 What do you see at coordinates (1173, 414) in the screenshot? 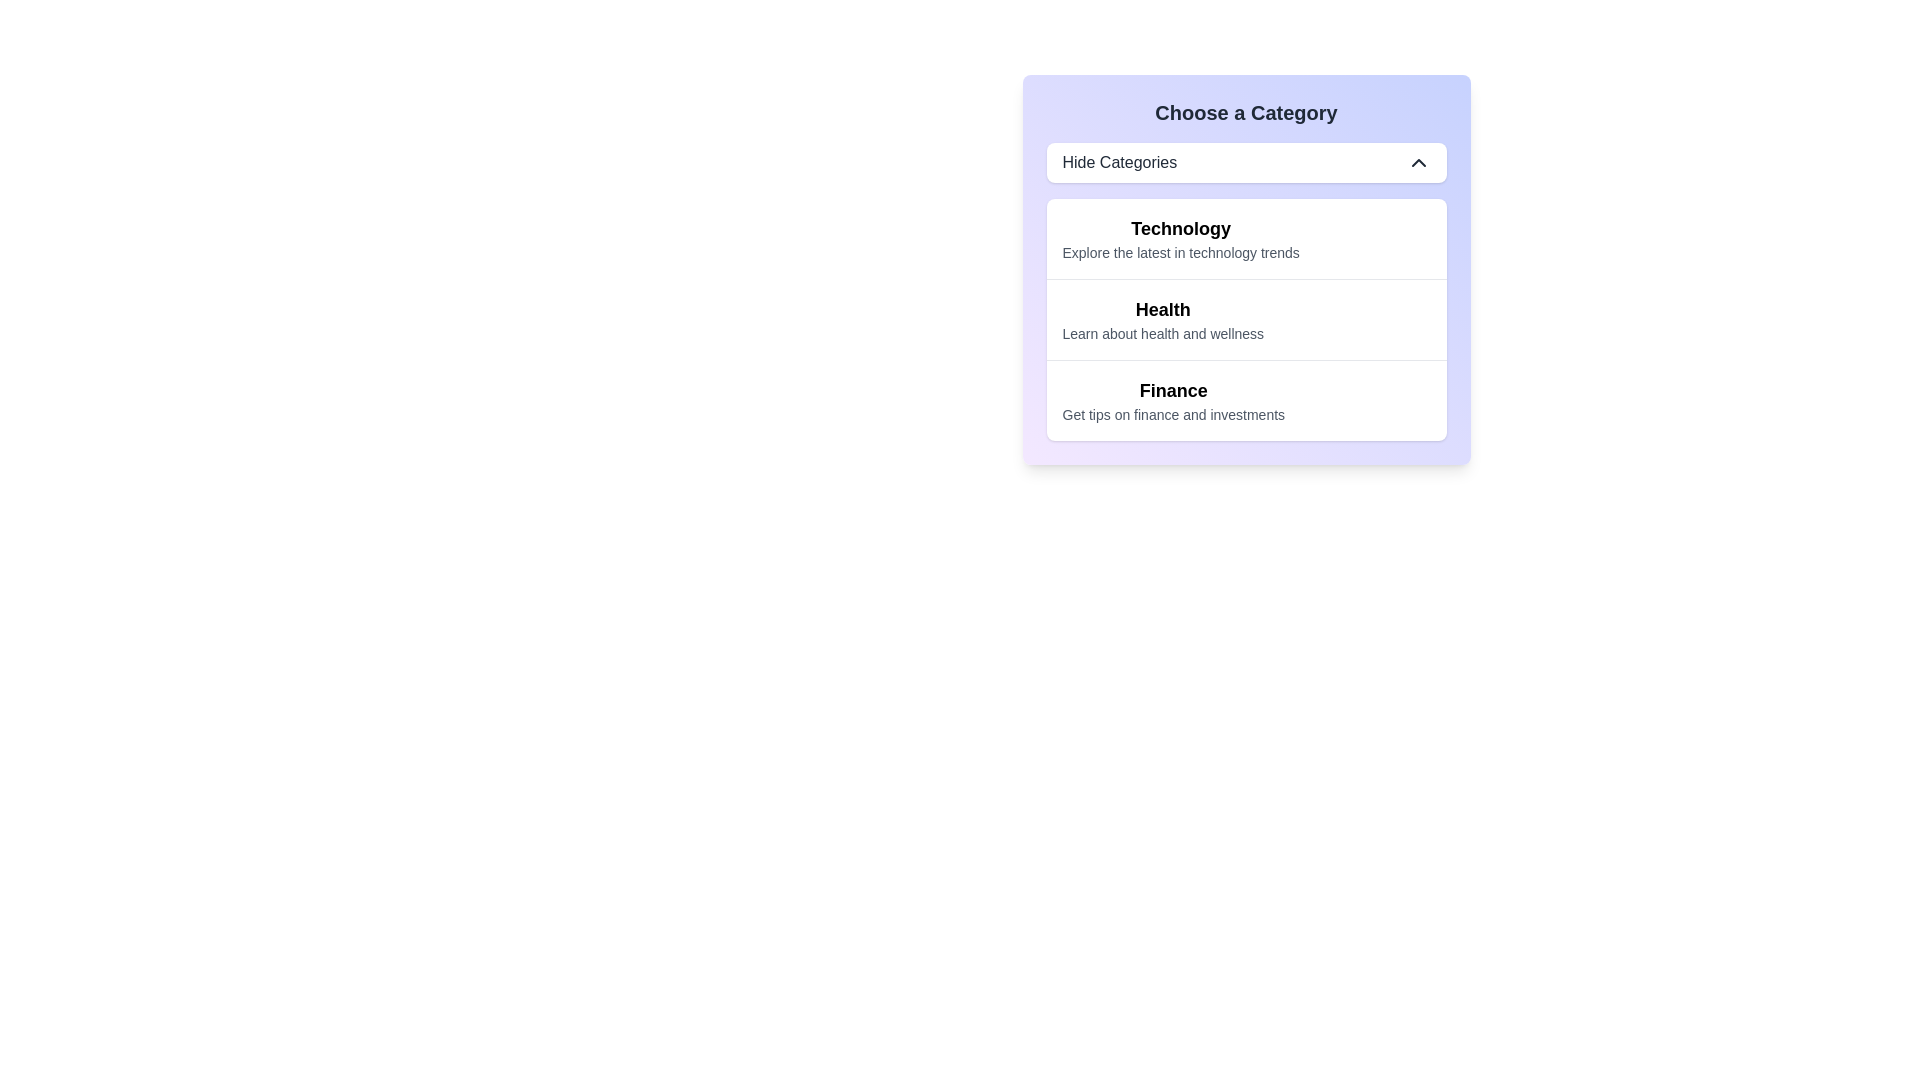
I see `the descriptive label text located beneath the 'Finance' header in the third category card under 'Choose a Category'` at bounding box center [1173, 414].